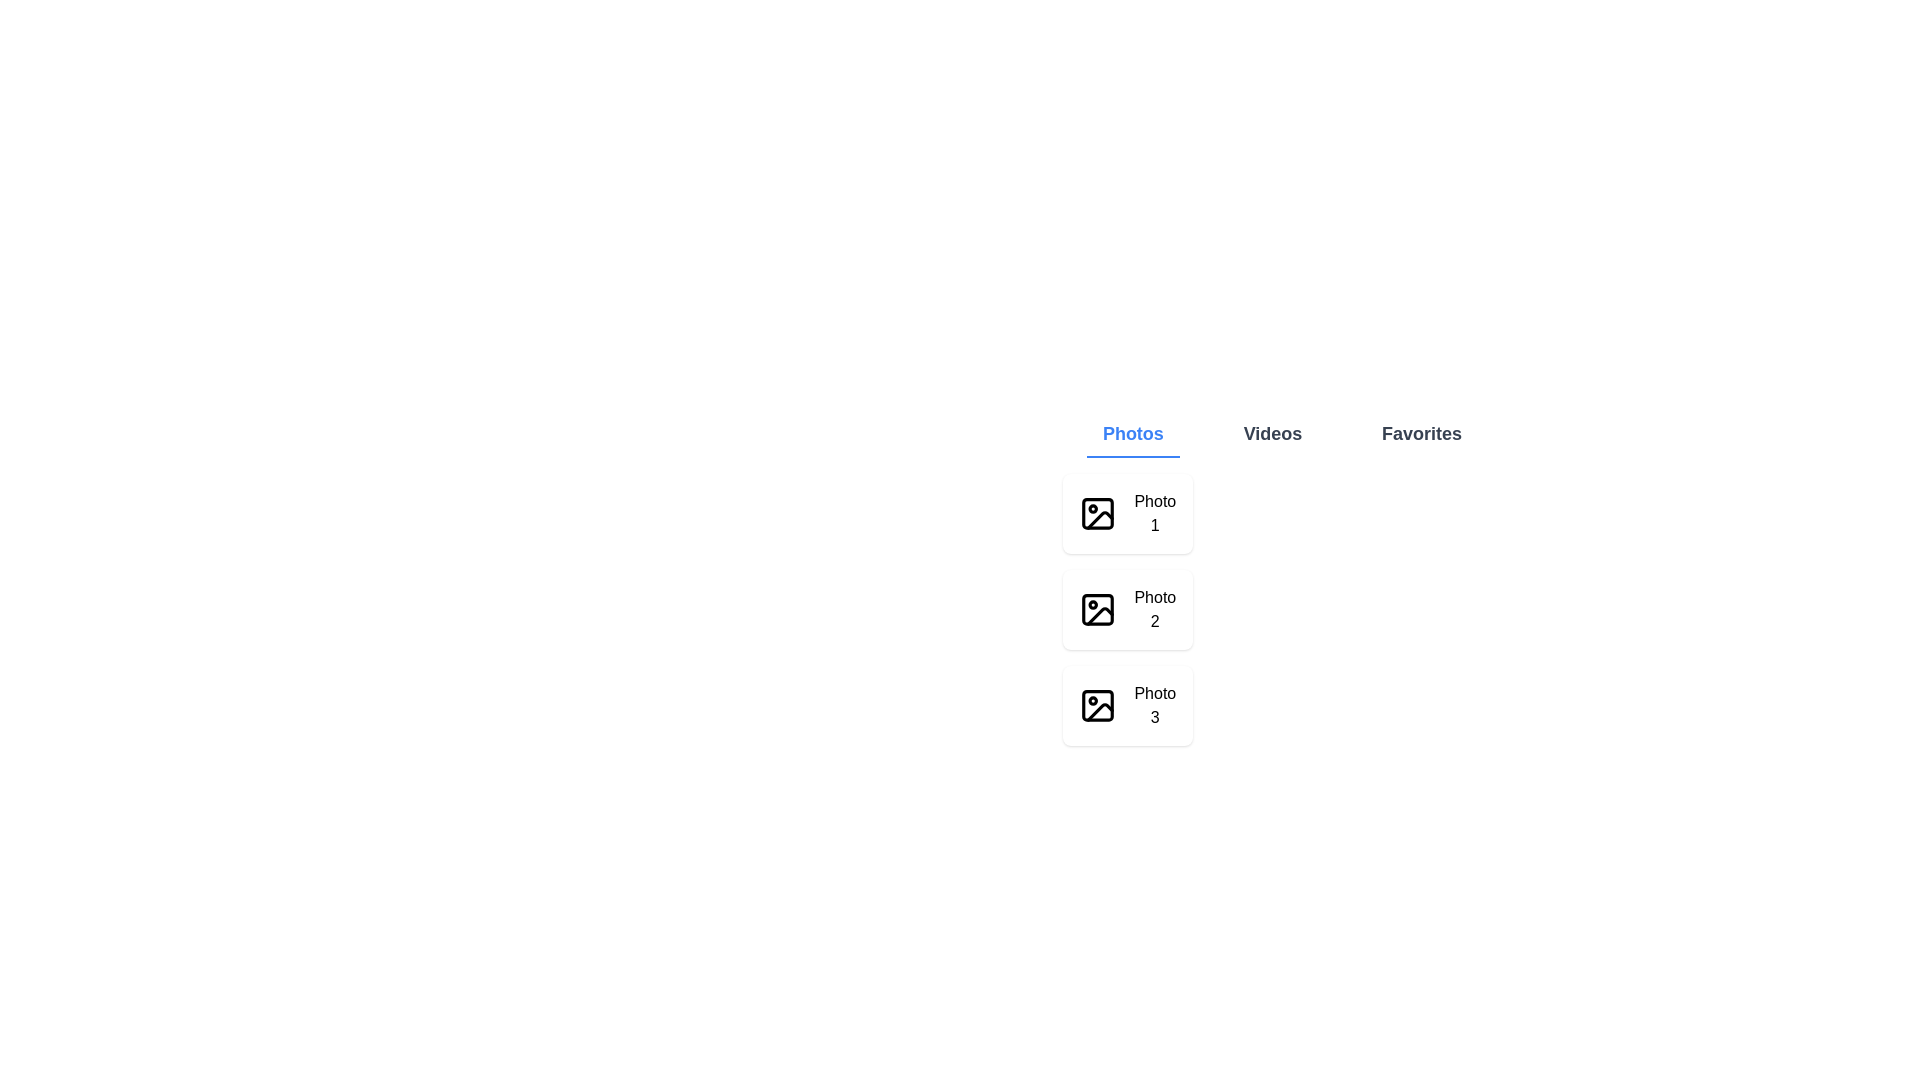 The image size is (1920, 1080). What do you see at coordinates (1128, 608) in the screenshot?
I see `the interactive list item representing 'Photo 2'` at bounding box center [1128, 608].